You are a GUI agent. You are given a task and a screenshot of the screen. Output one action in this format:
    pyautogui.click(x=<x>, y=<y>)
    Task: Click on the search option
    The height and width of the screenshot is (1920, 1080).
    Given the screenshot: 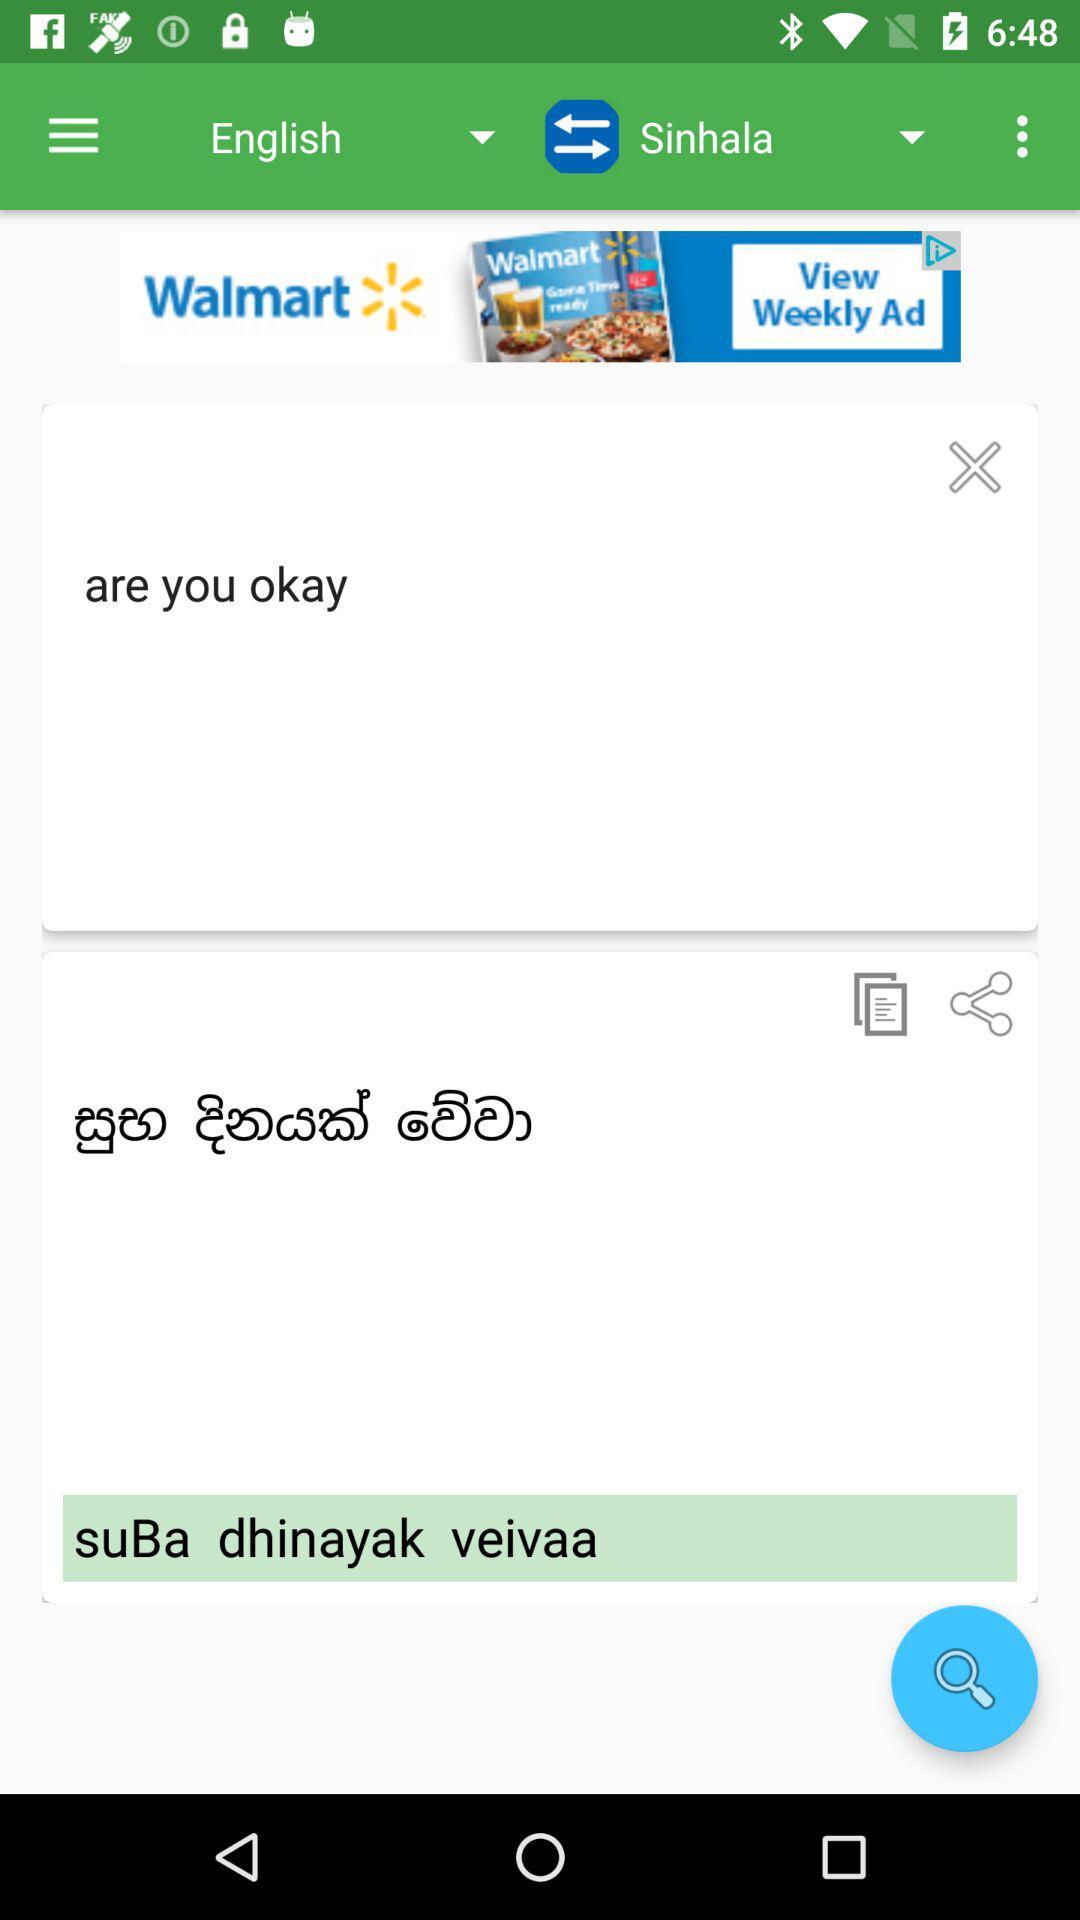 What is the action you would take?
    pyautogui.click(x=963, y=1678)
    